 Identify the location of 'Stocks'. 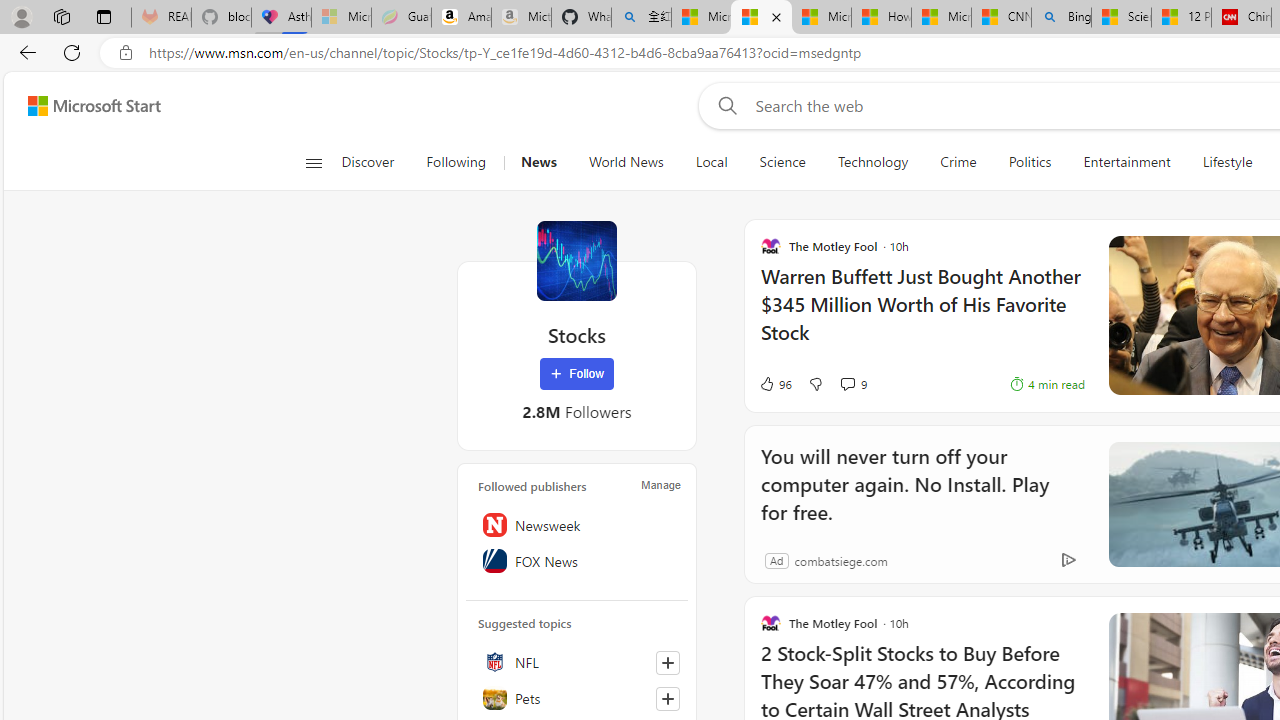
(576, 260).